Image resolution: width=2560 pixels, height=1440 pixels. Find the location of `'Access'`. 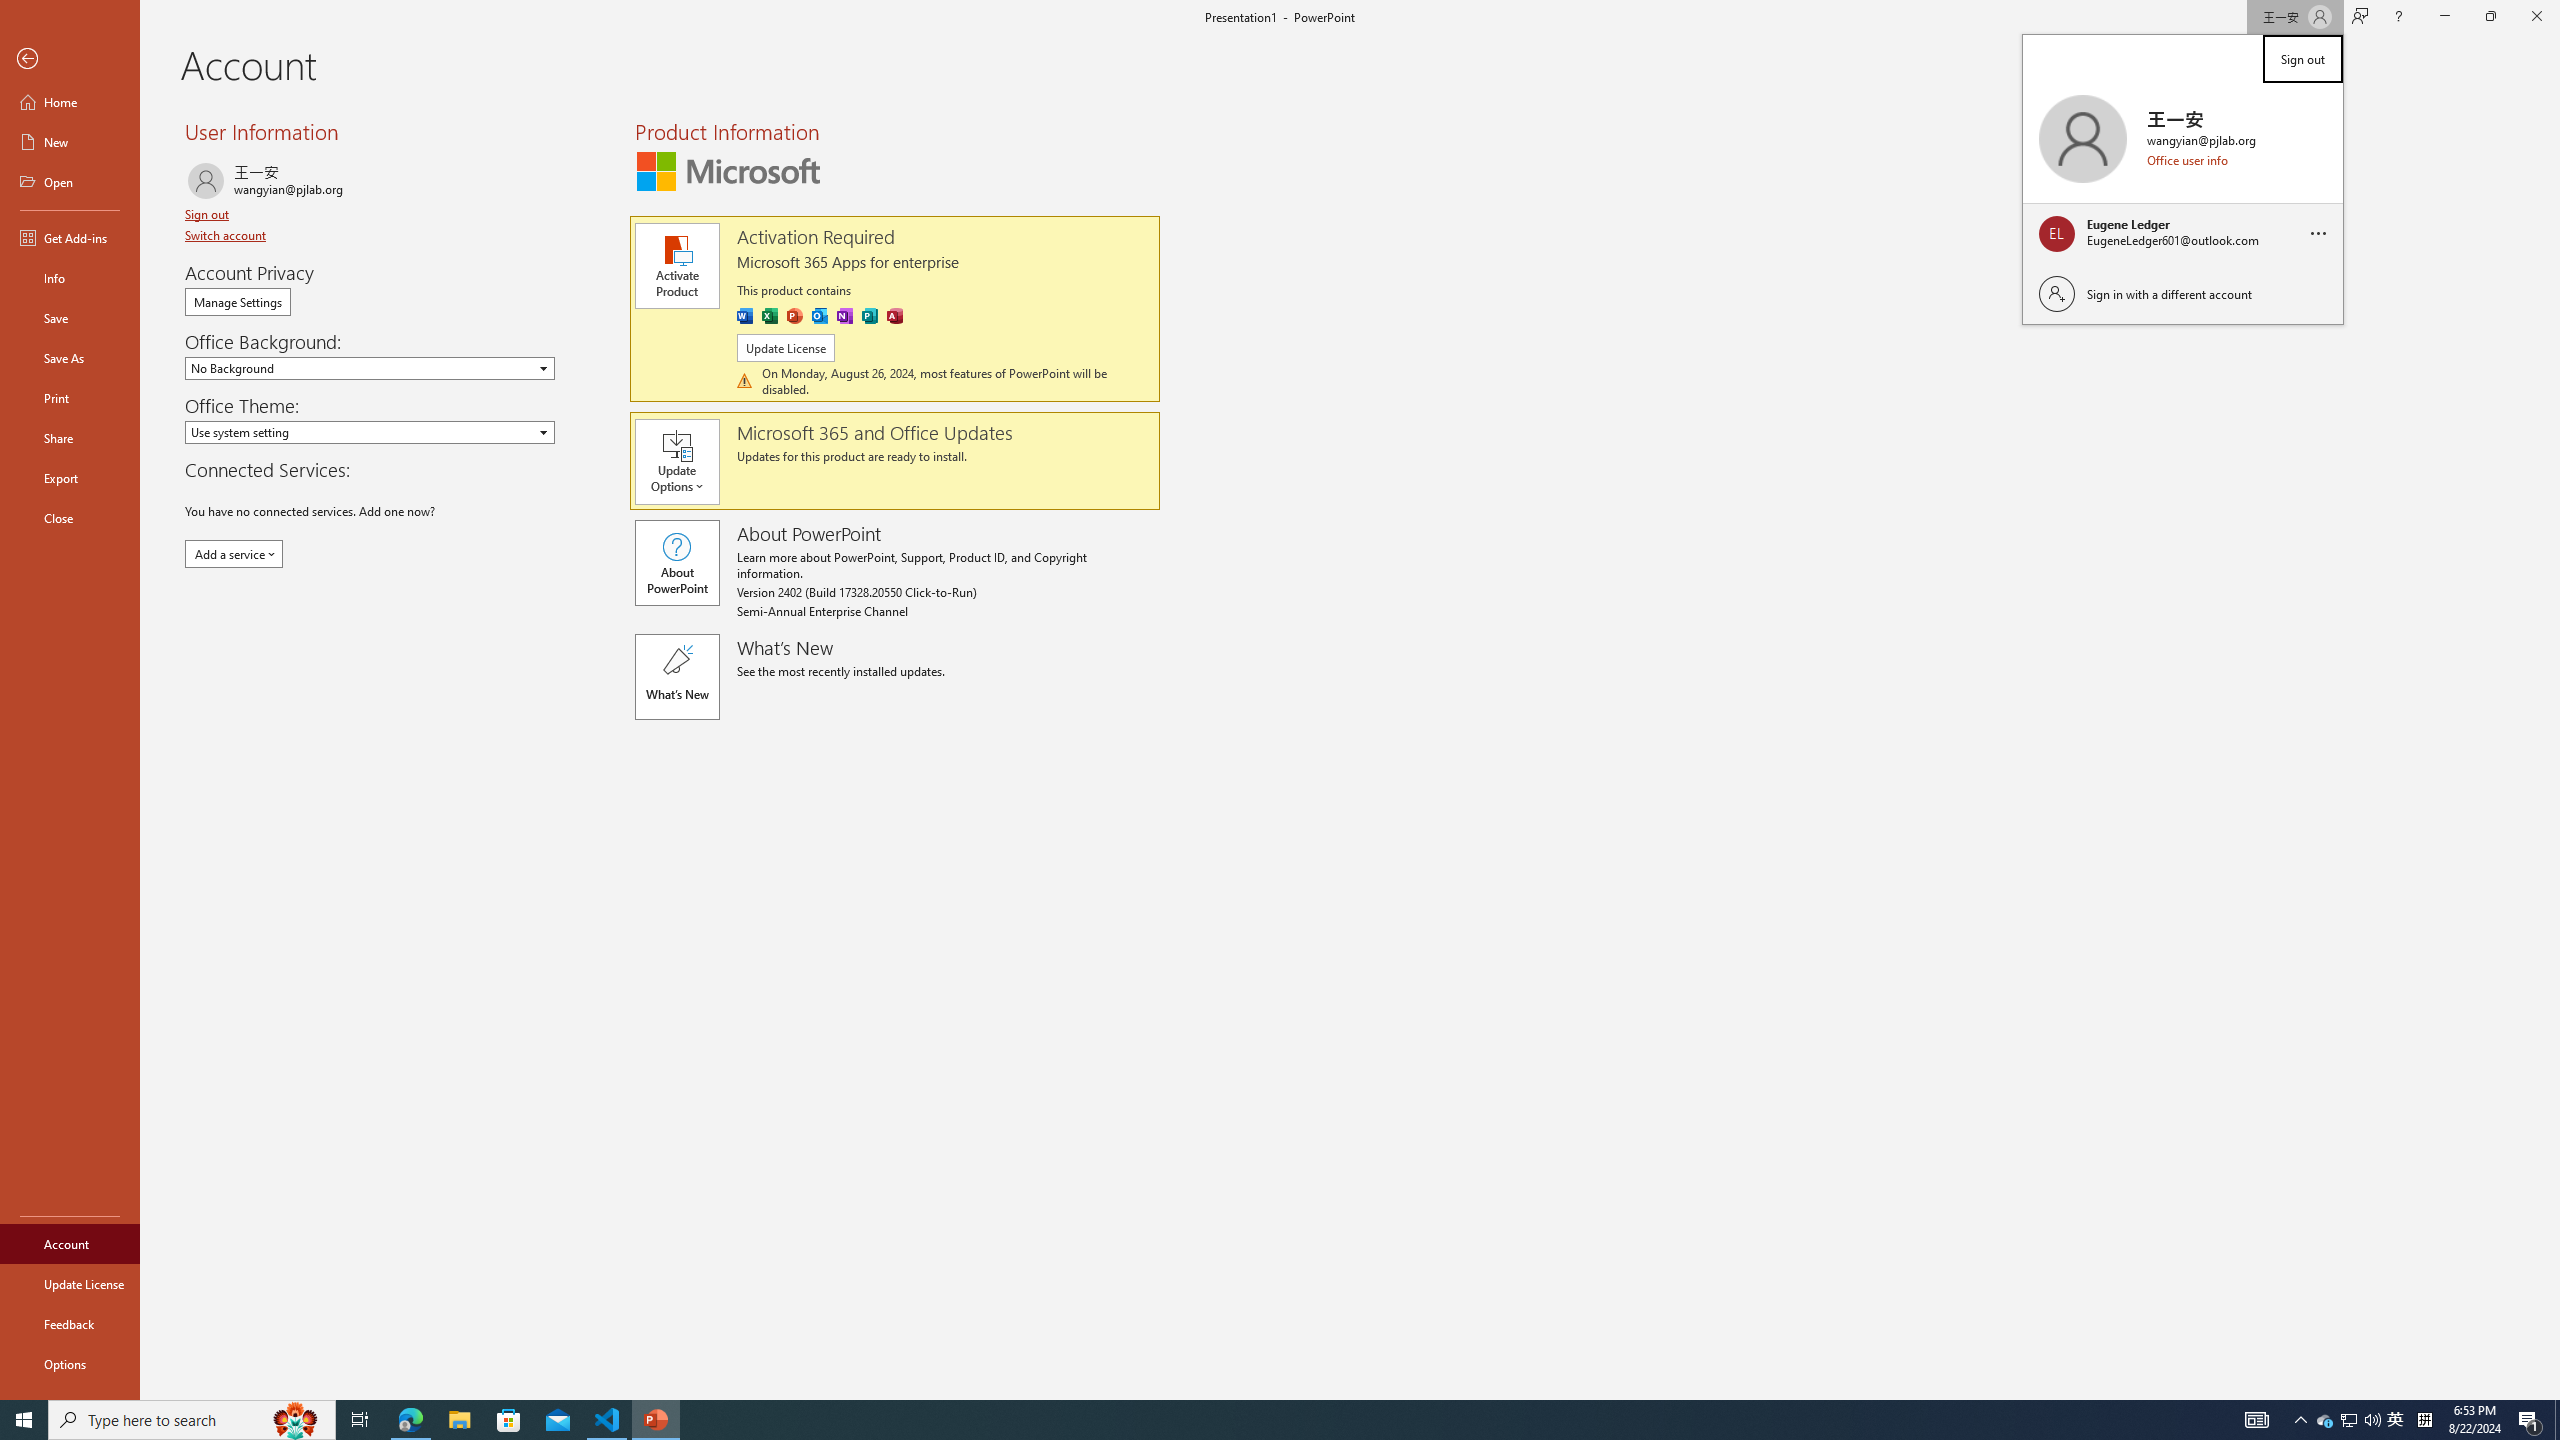

'Access' is located at coordinates (893, 315).